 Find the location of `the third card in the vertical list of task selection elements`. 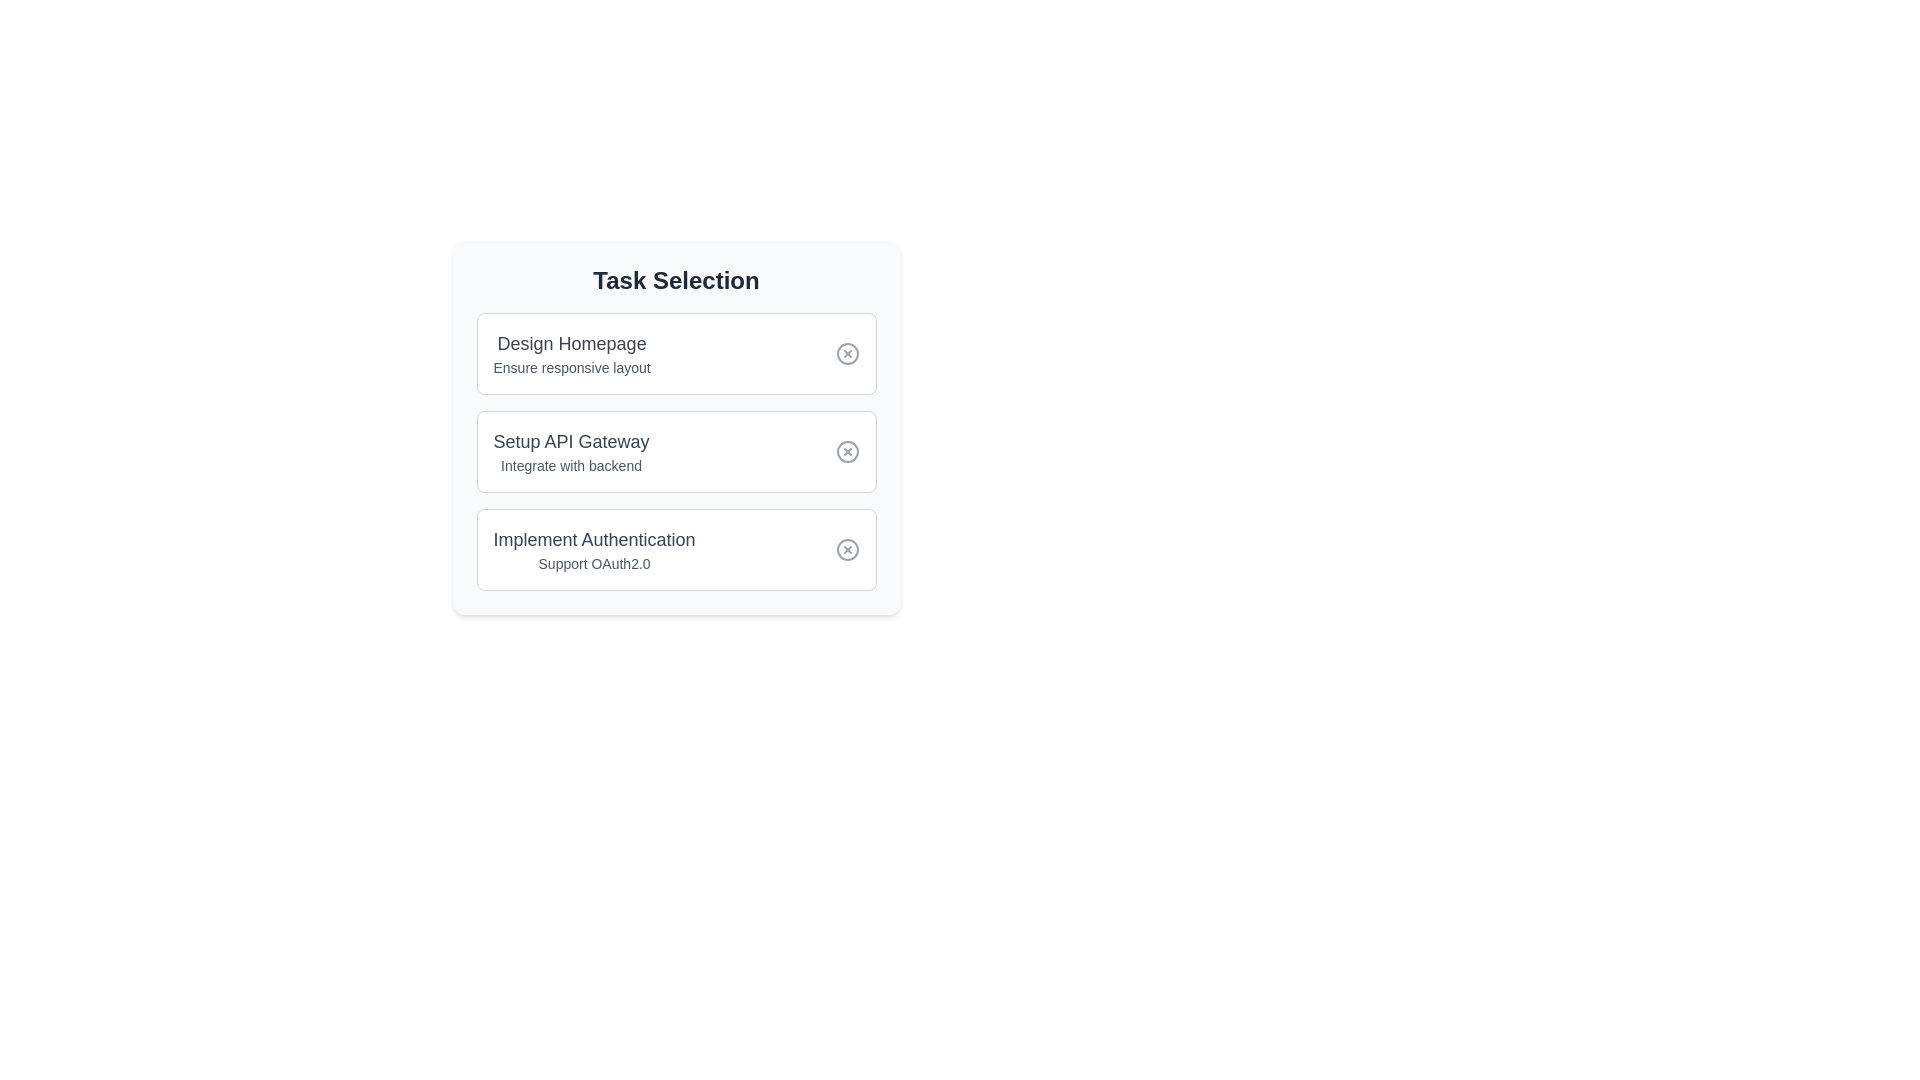

the third card in the vertical list of task selection elements is located at coordinates (593, 550).